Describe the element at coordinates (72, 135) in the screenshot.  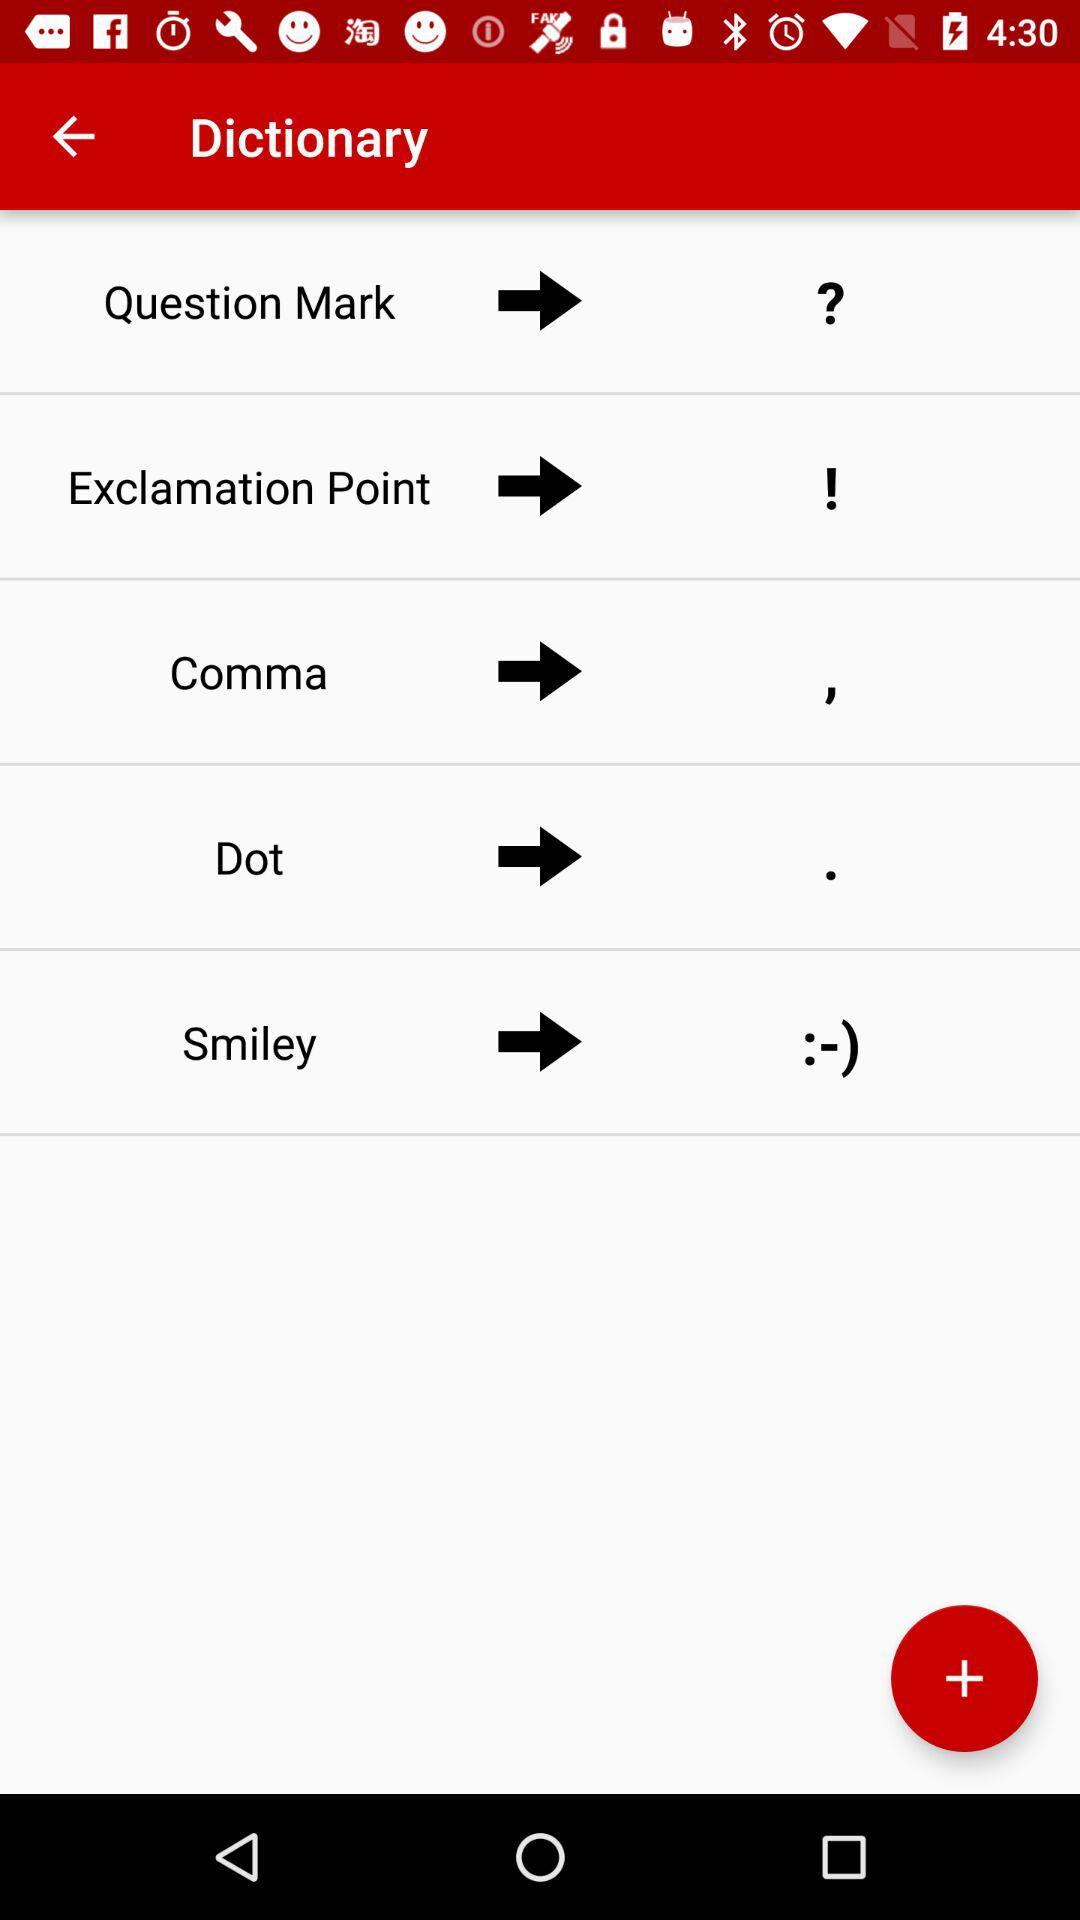
I see `the item next to the dictionary` at that location.